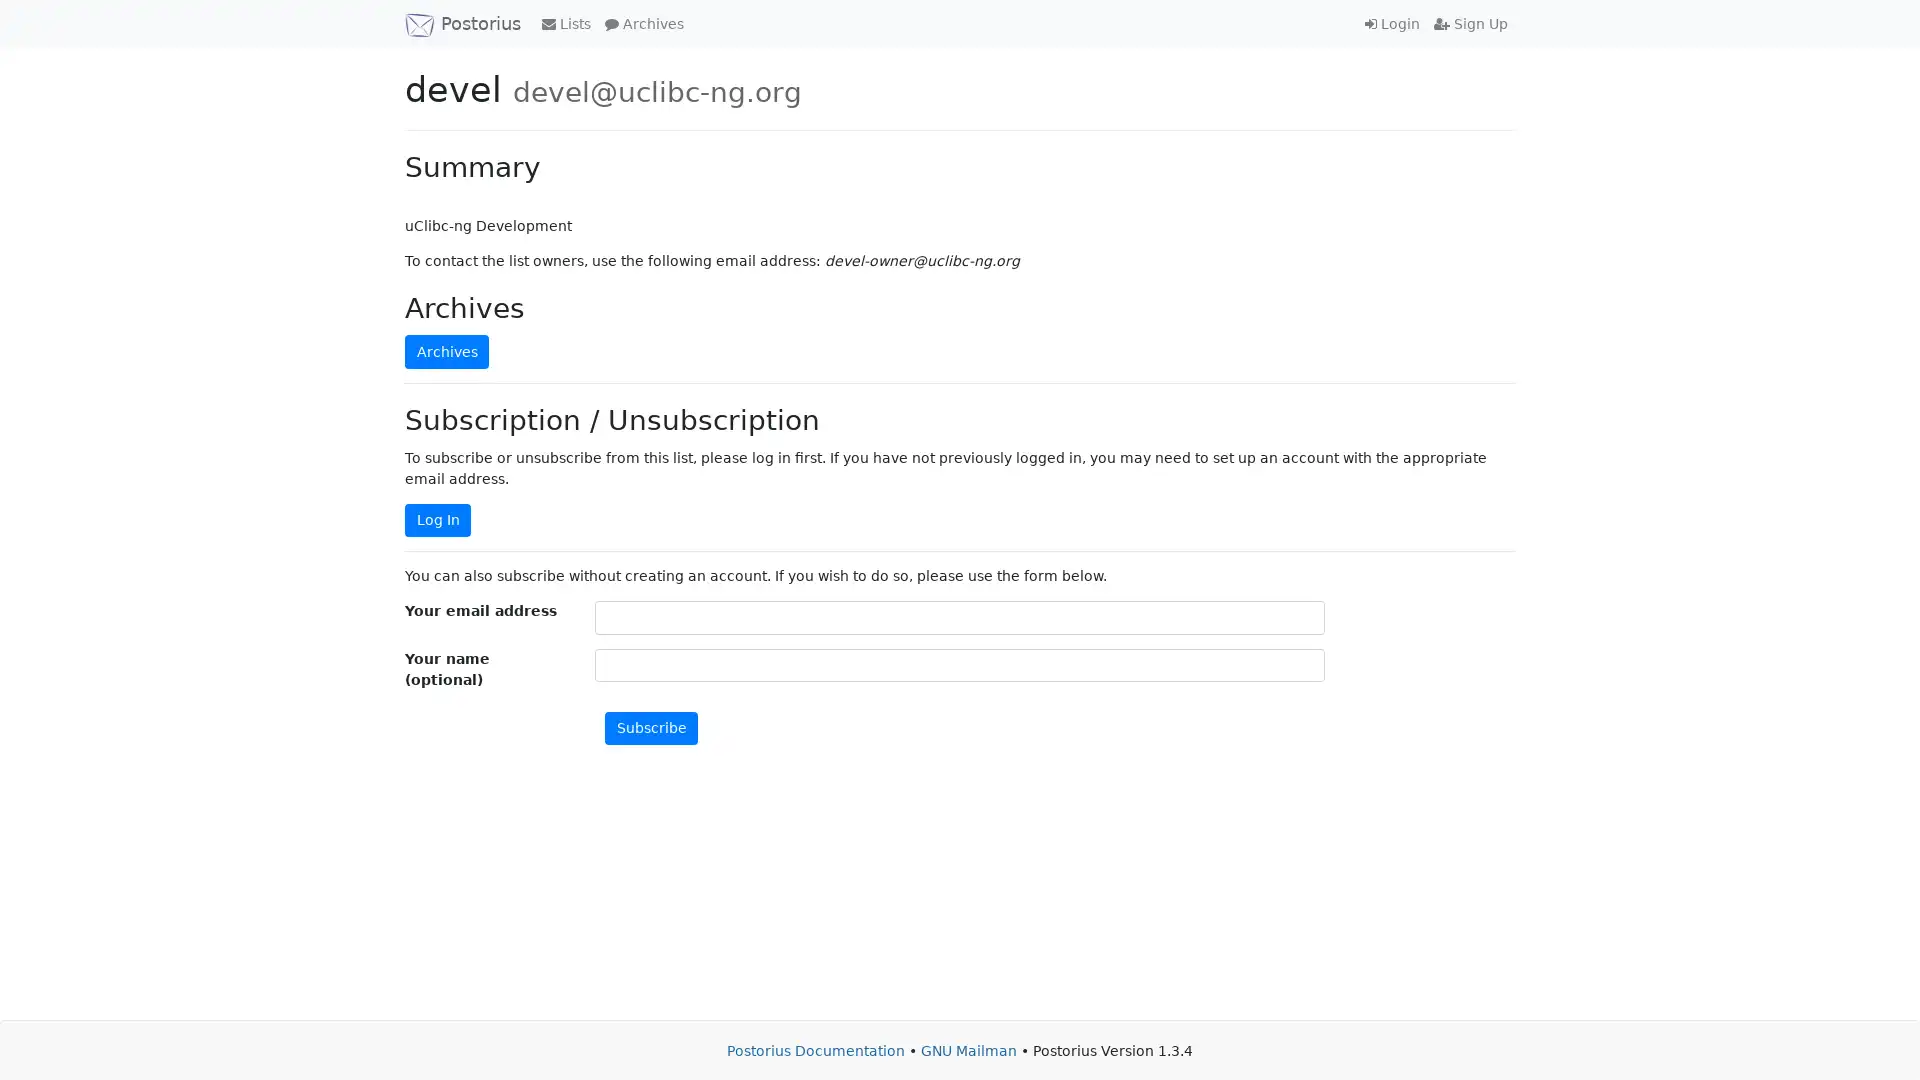  What do you see at coordinates (651, 728) in the screenshot?
I see `Subscribe` at bounding box center [651, 728].